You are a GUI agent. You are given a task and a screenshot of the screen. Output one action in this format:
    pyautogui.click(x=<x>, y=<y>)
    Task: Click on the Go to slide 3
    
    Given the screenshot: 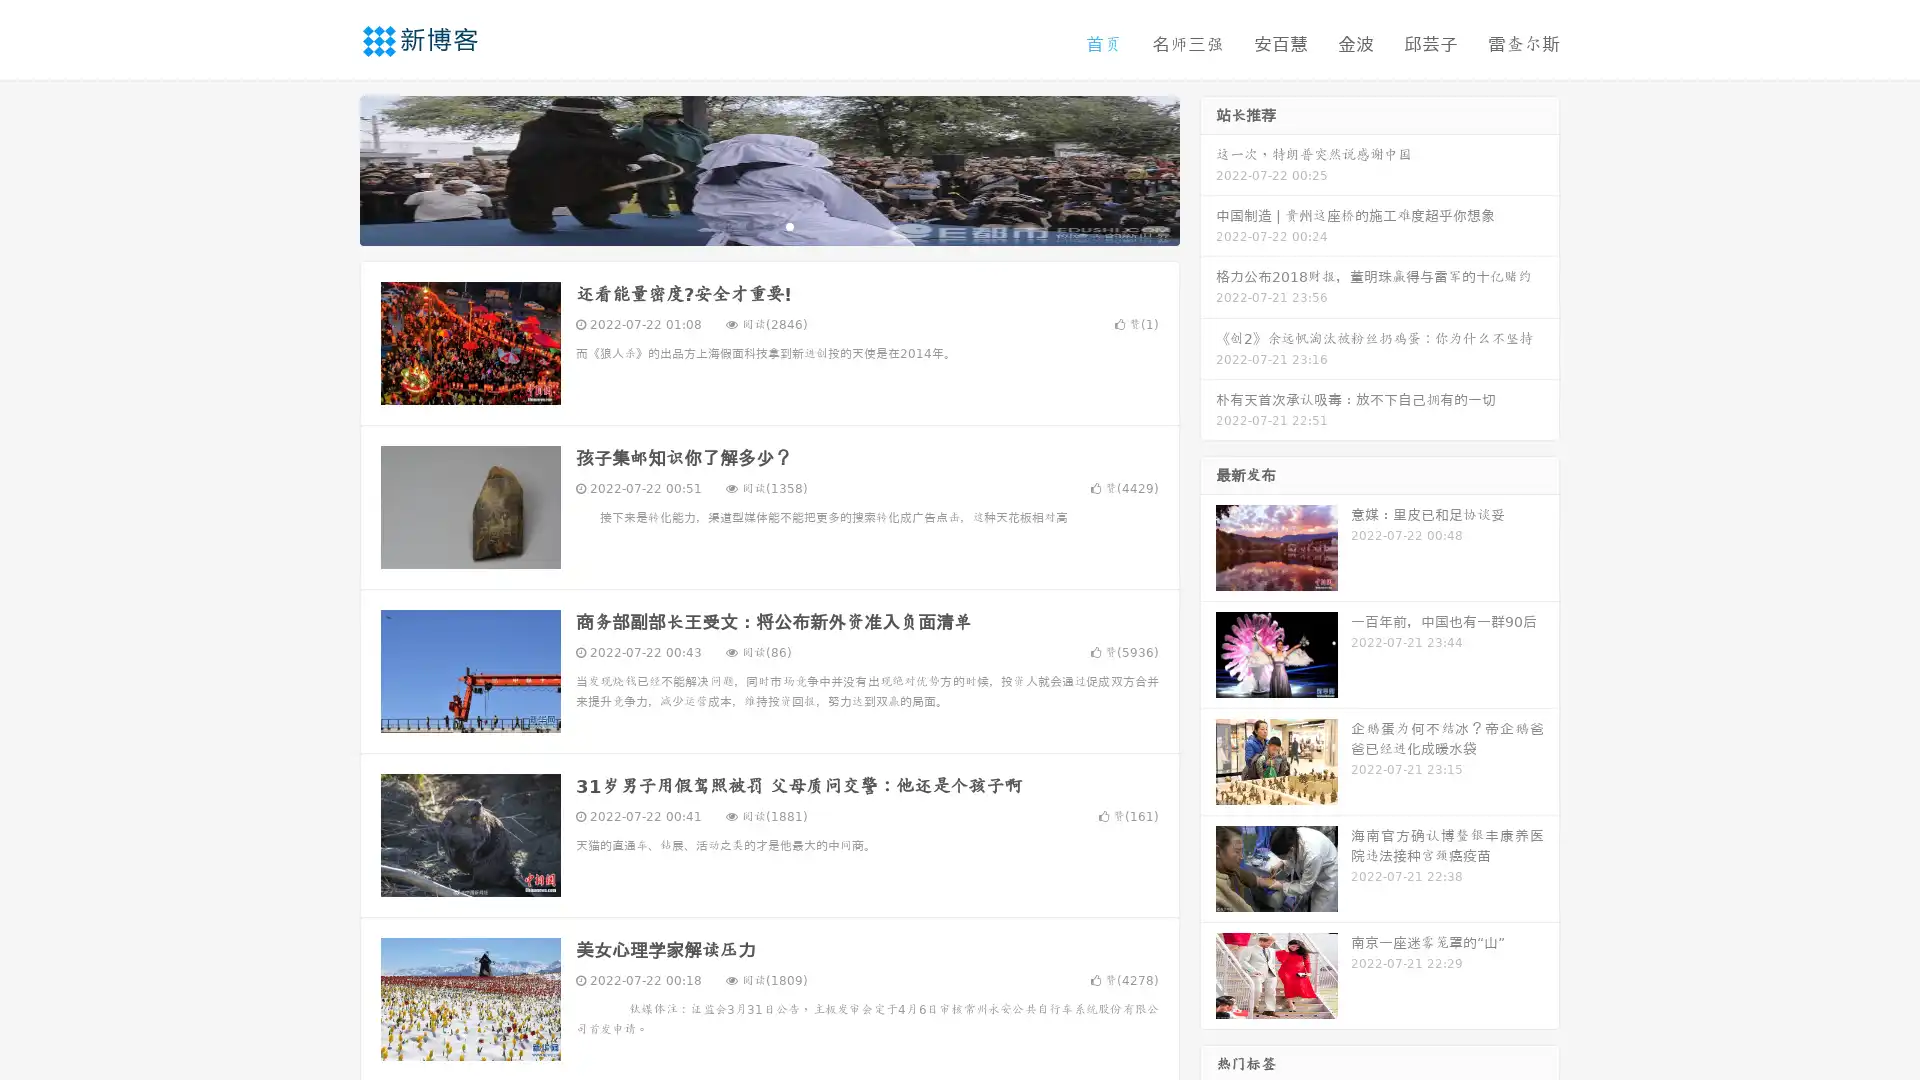 What is the action you would take?
    pyautogui.click(x=789, y=225)
    